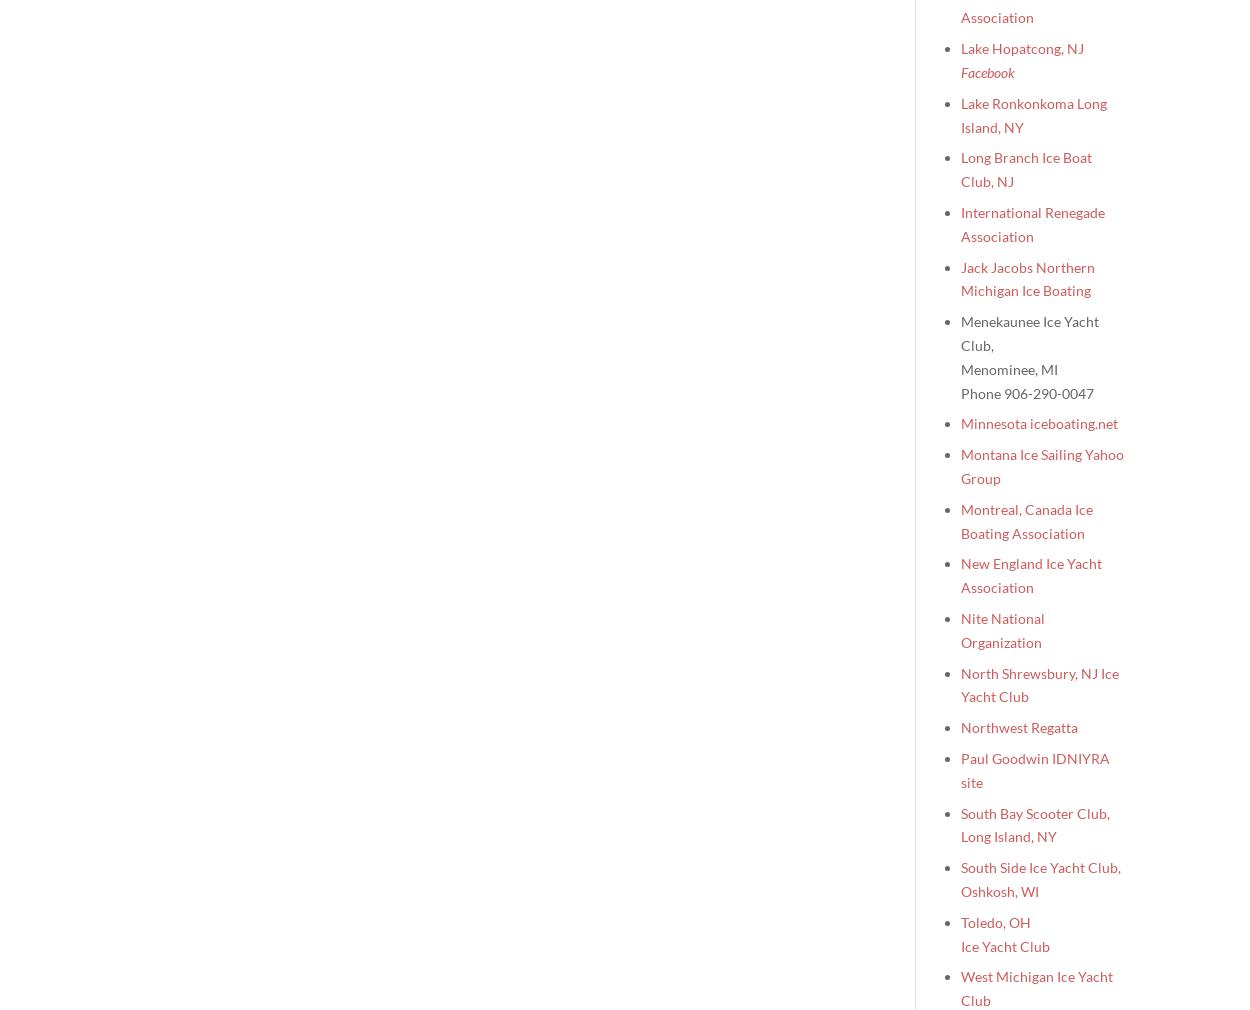 The width and height of the screenshot is (1250, 1010). I want to click on 'North Shrewsbury, NJ Ice Yacht Club', so click(1040, 683).